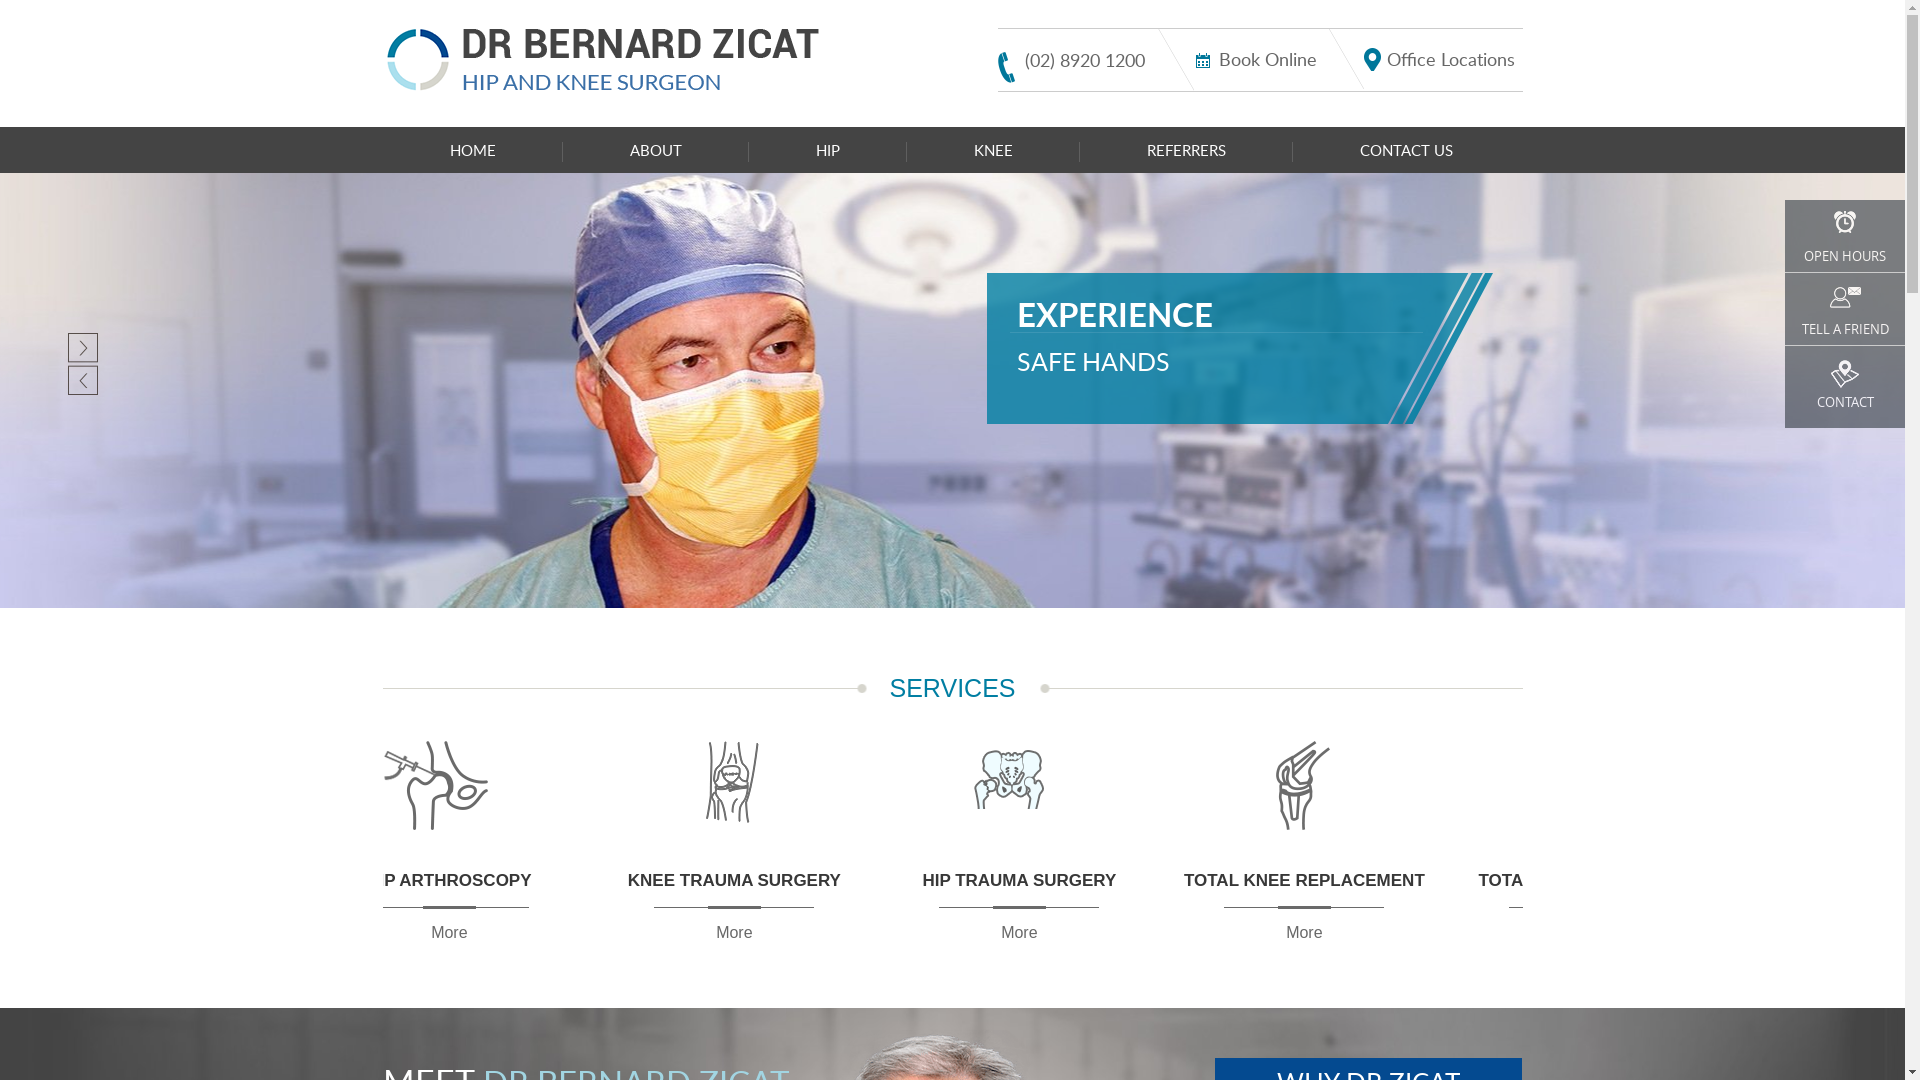  Describe the element at coordinates (89, 380) in the screenshot. I see `'Previous'` at that location.